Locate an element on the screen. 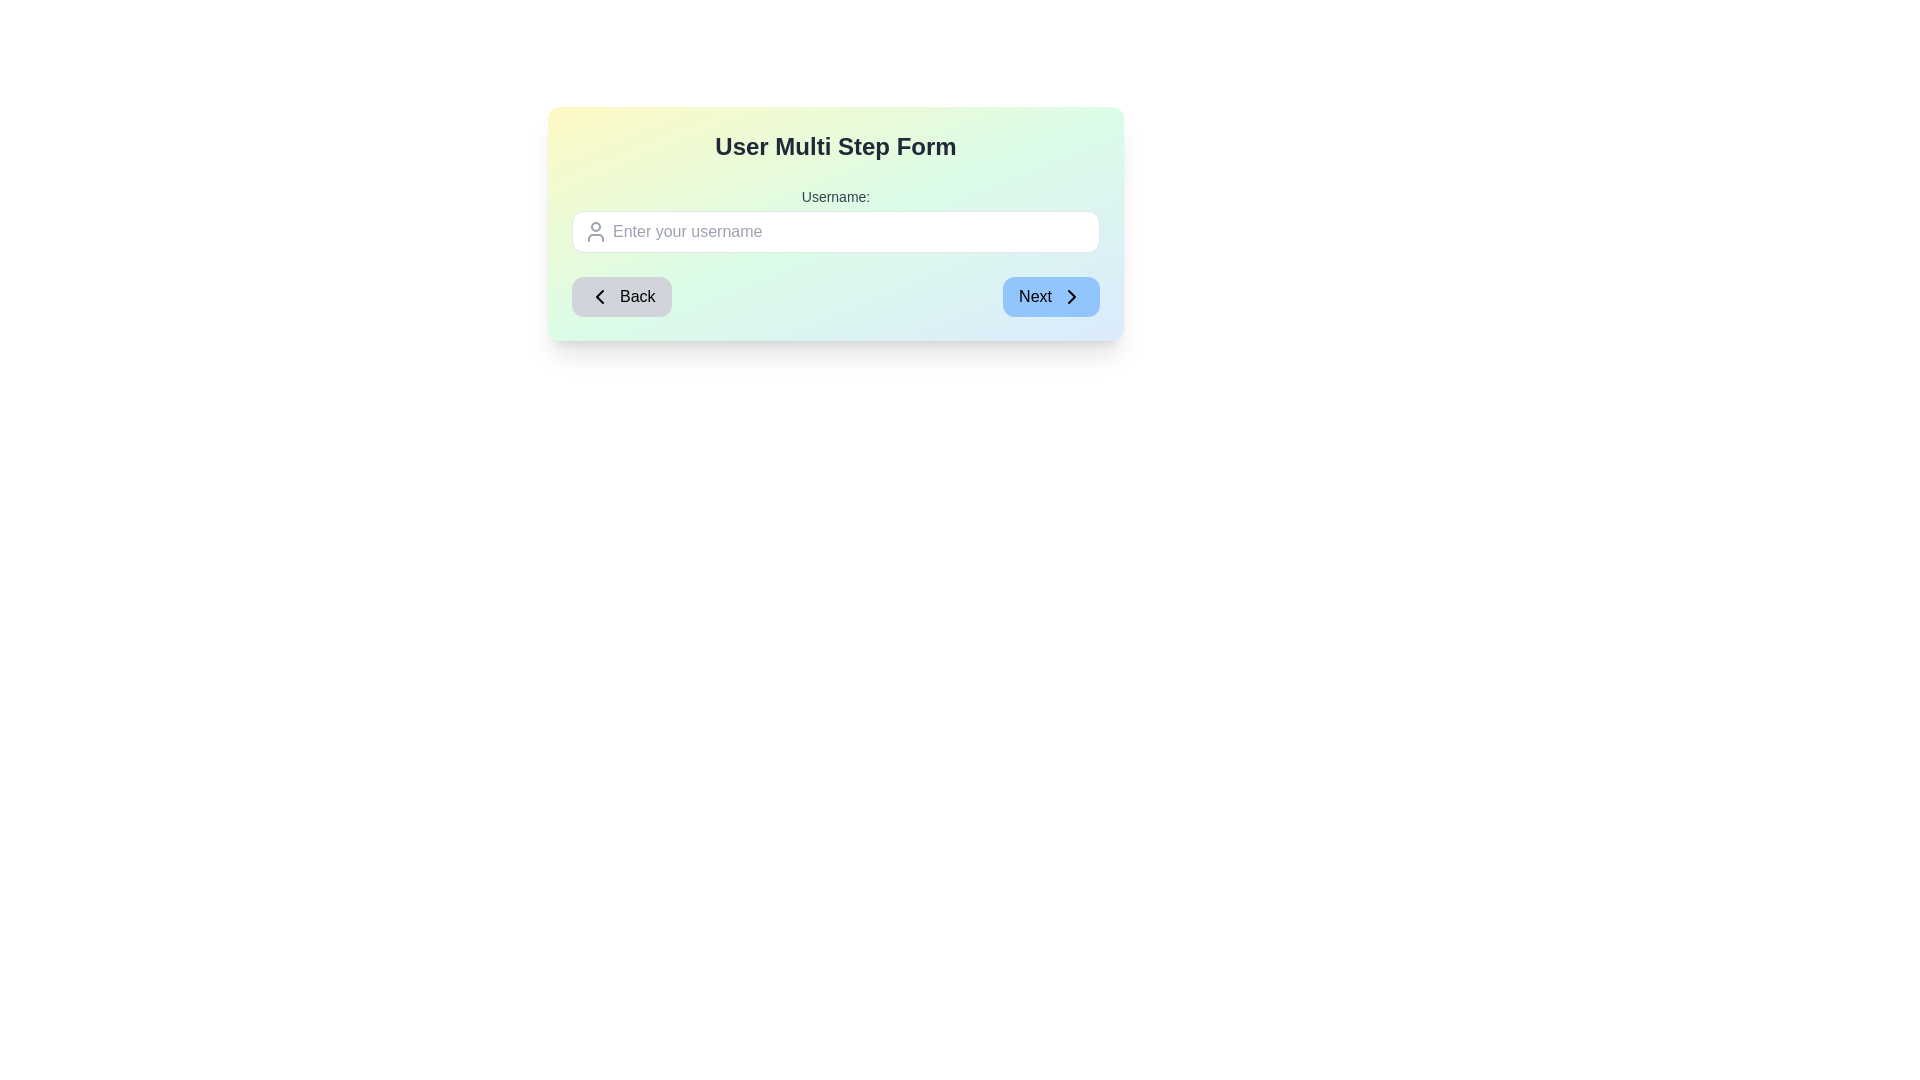 This screenshot has width=1920, height=1080. the 'User Multi Step Form' text label, which is prominently displayed in a bold, large, dark gray font at the top of the form card is located at coordinates (835, 145).